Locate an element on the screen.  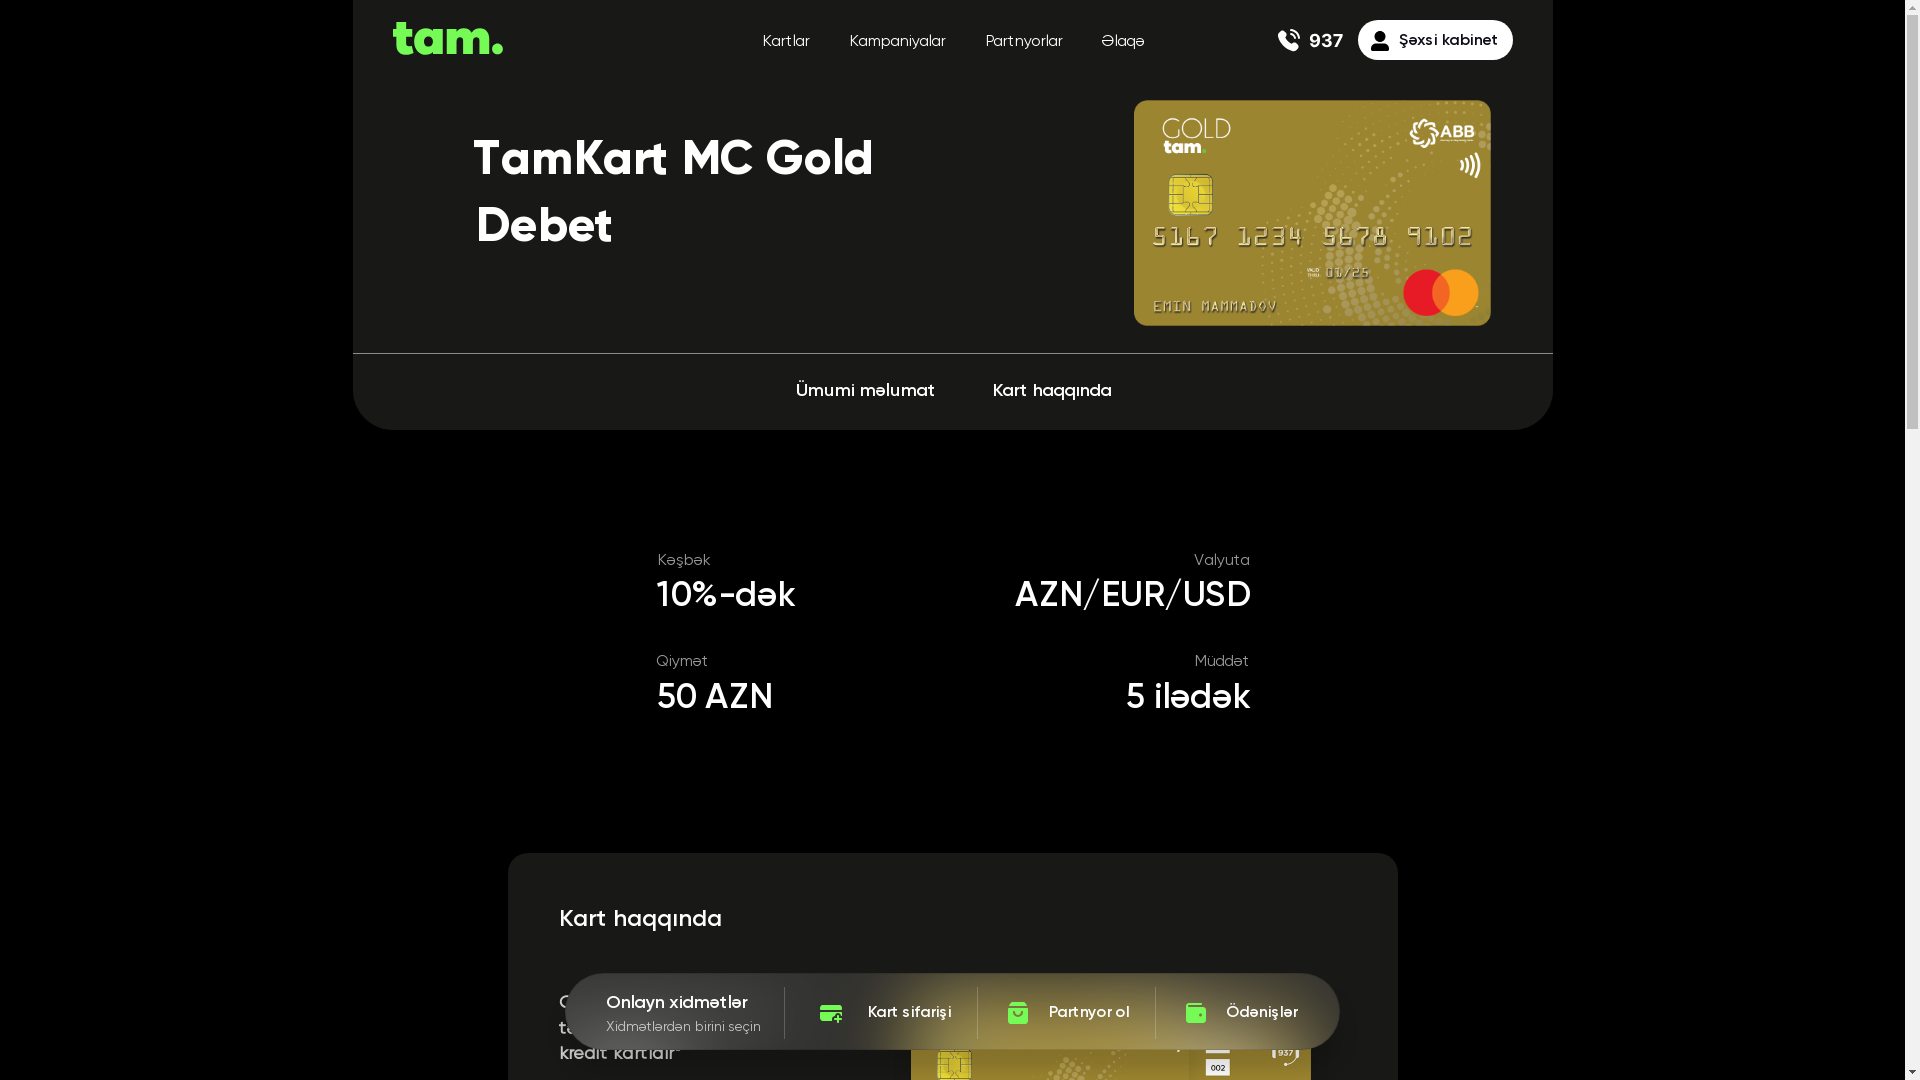
'Partnyorlar' is located at coordinates (1022, 42).